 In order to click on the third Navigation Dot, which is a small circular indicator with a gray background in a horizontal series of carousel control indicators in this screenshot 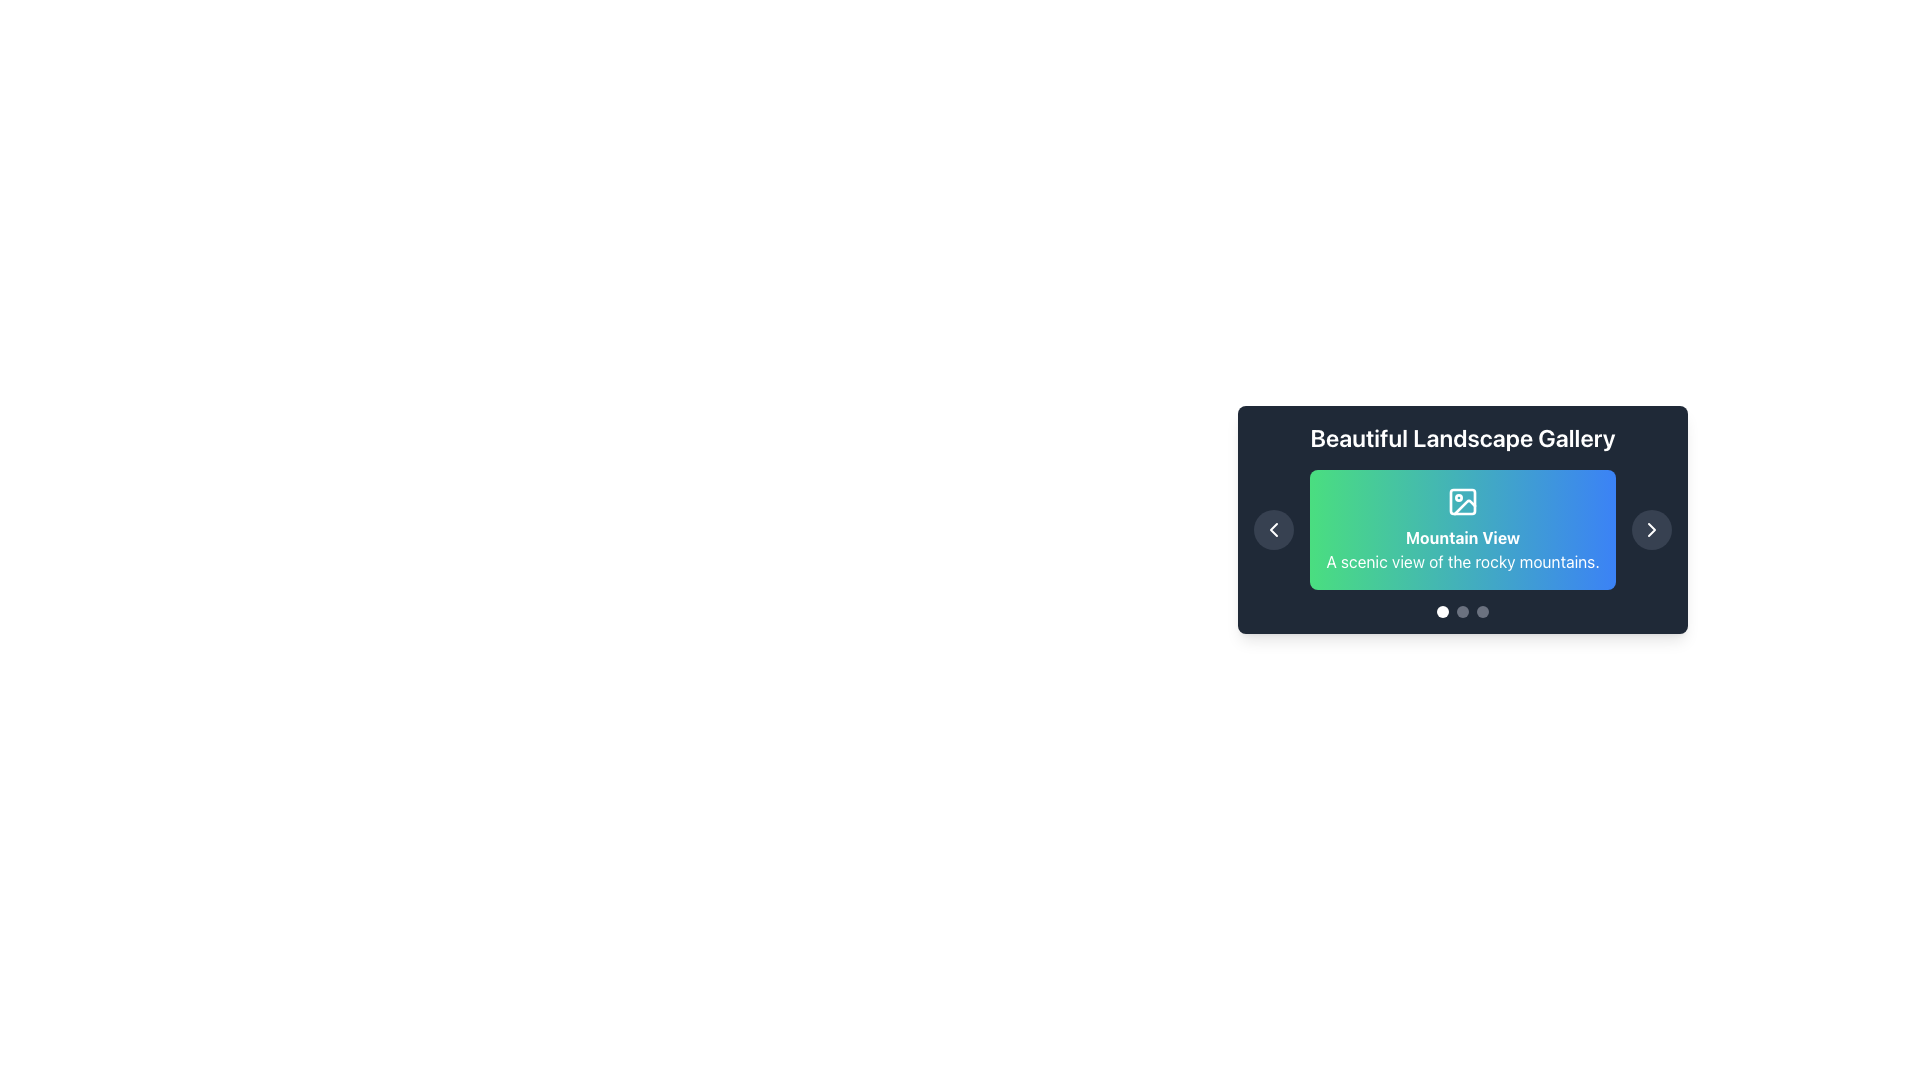, I will do `click(1483, 611)`.